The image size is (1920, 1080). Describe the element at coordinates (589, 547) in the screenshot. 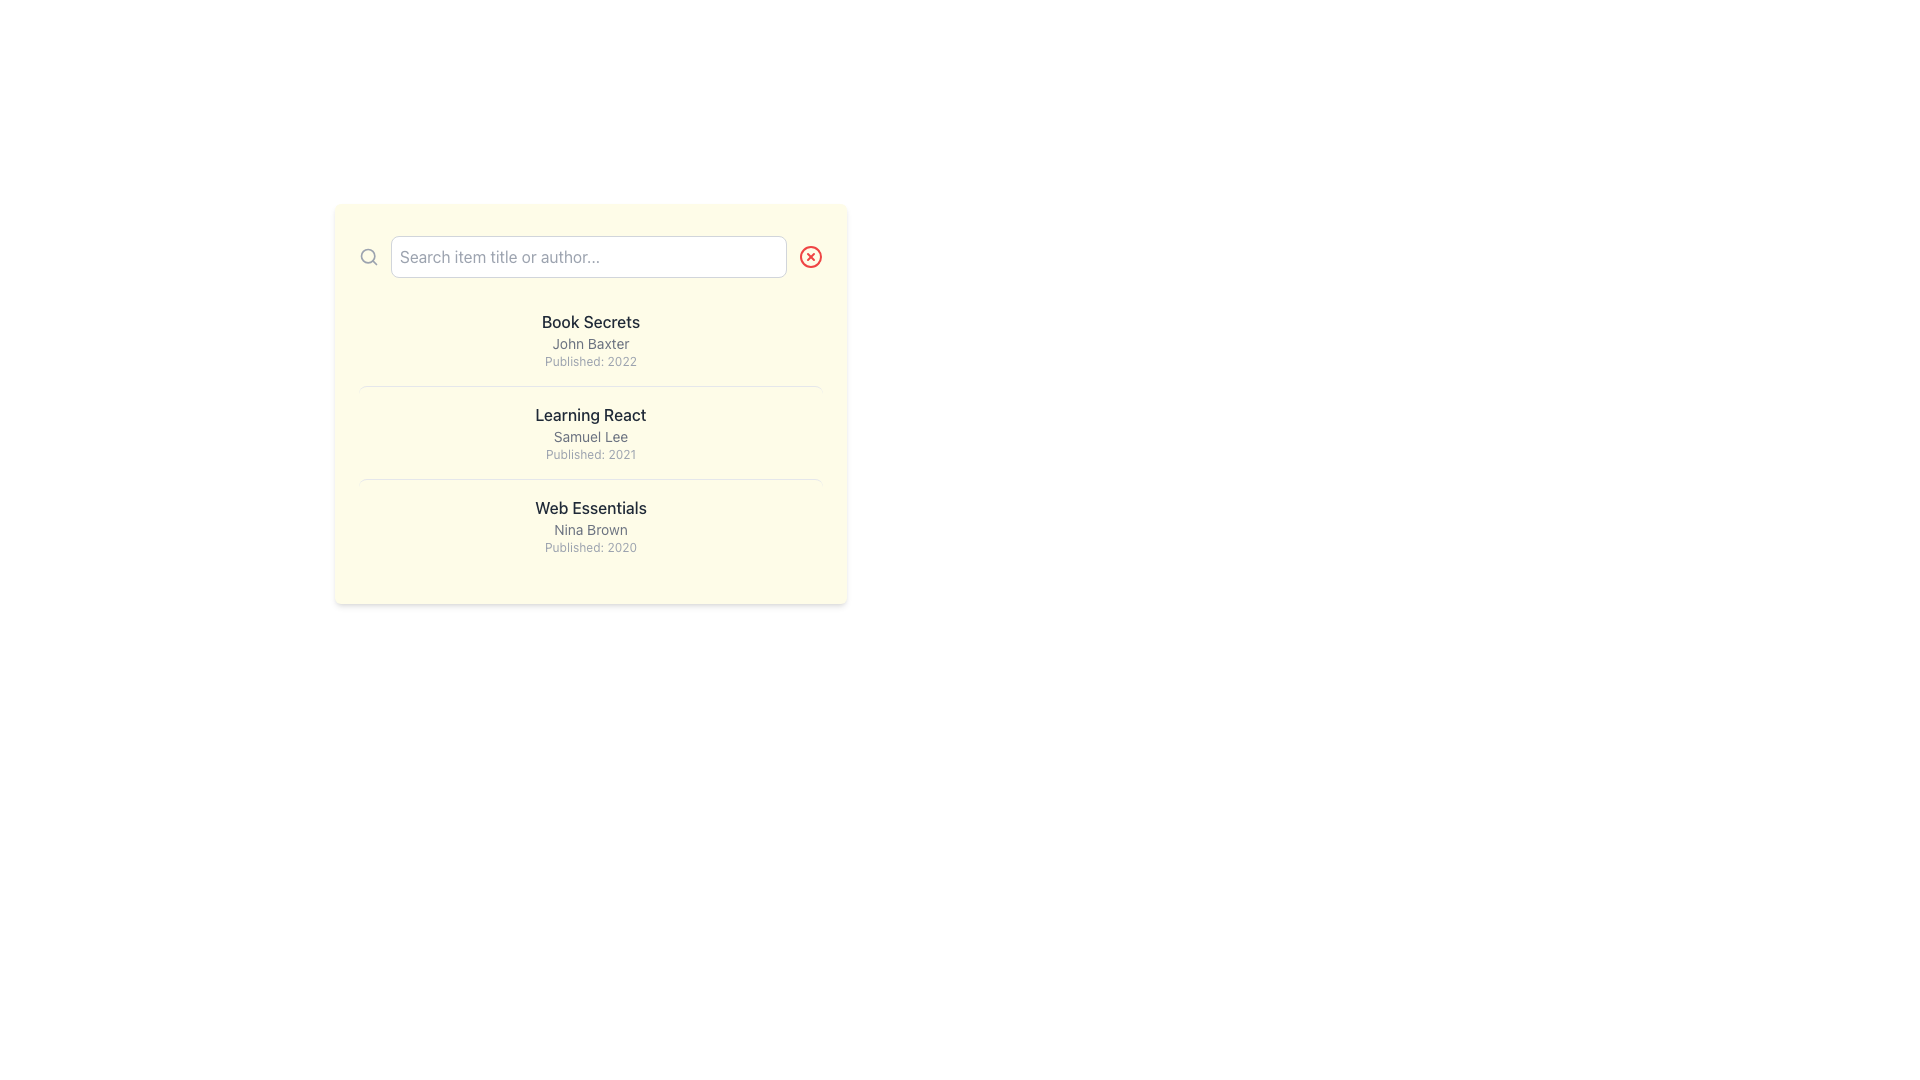

I see `the text label displaying 'Published: 2020', which is the last text component in the details for 'Web Essentials'` at that location.